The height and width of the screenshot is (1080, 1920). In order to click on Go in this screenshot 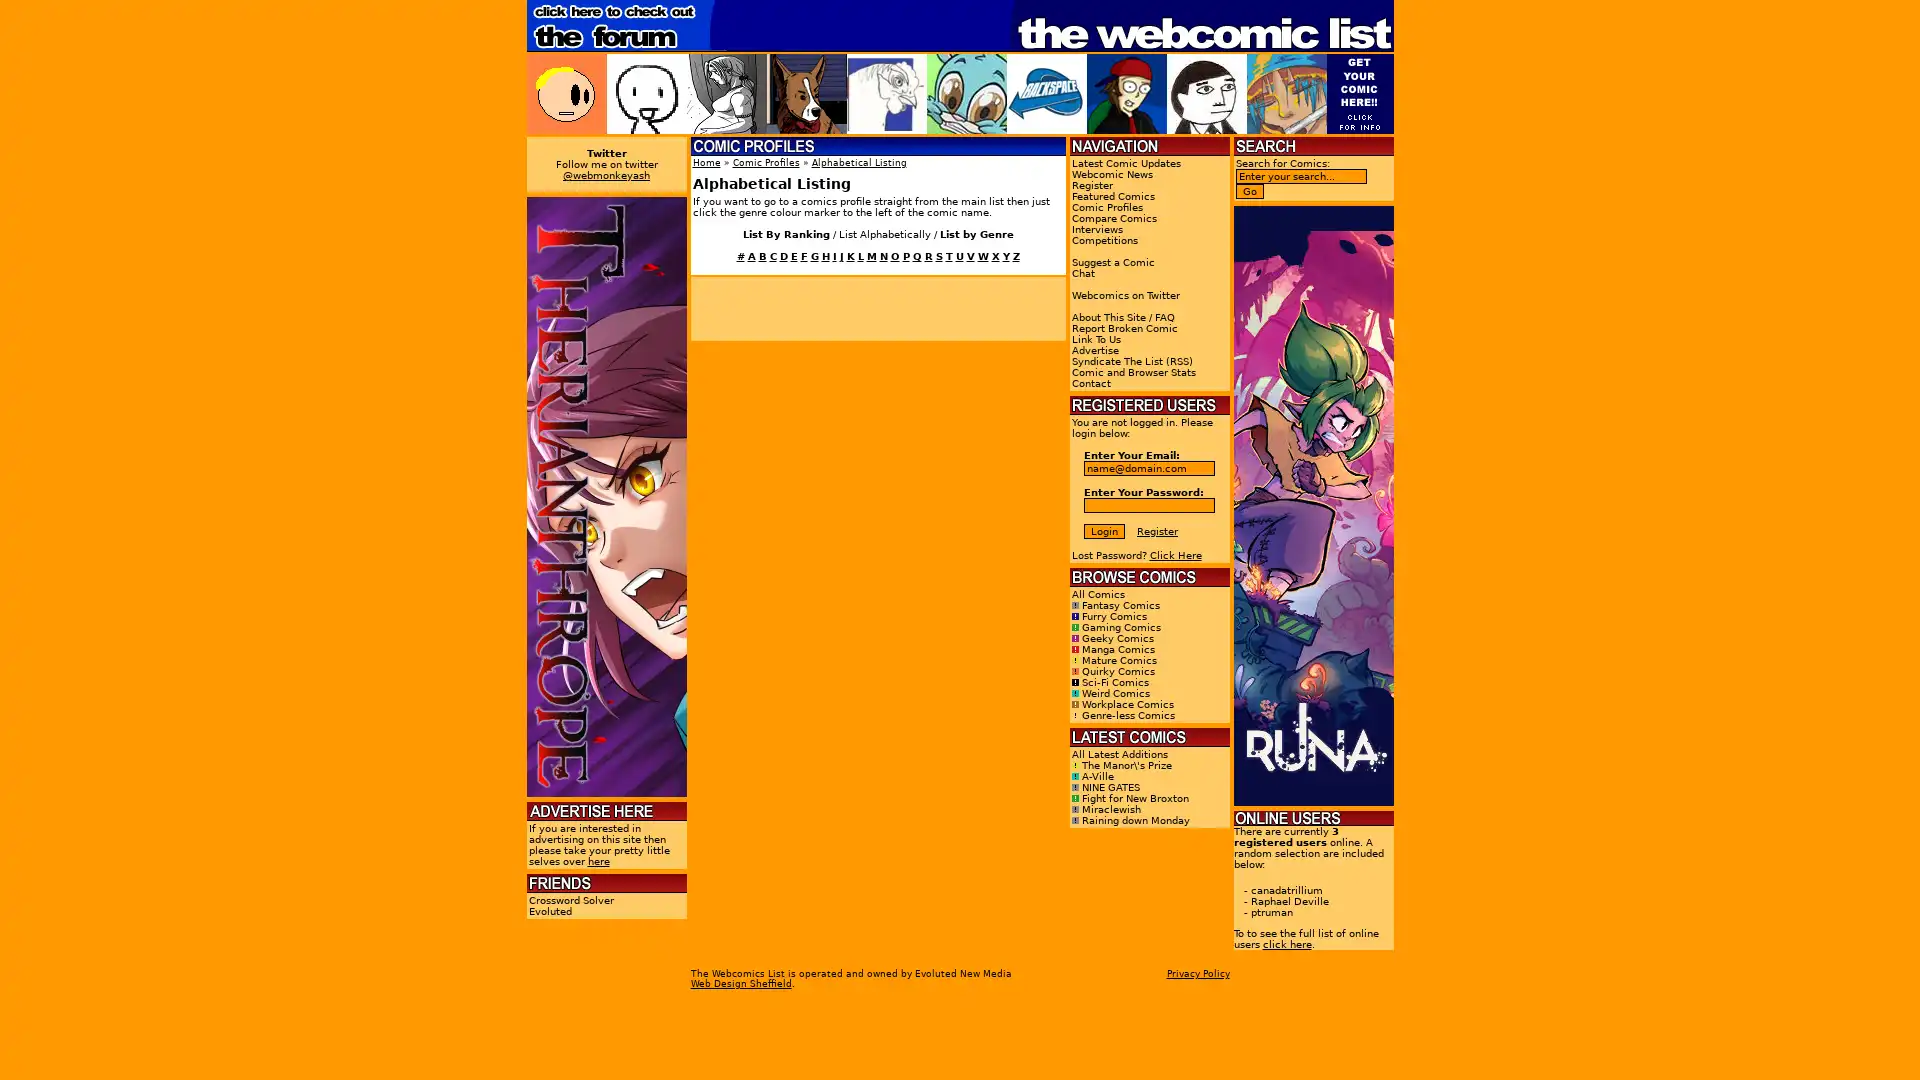, I will do `click(1247, 191)`.